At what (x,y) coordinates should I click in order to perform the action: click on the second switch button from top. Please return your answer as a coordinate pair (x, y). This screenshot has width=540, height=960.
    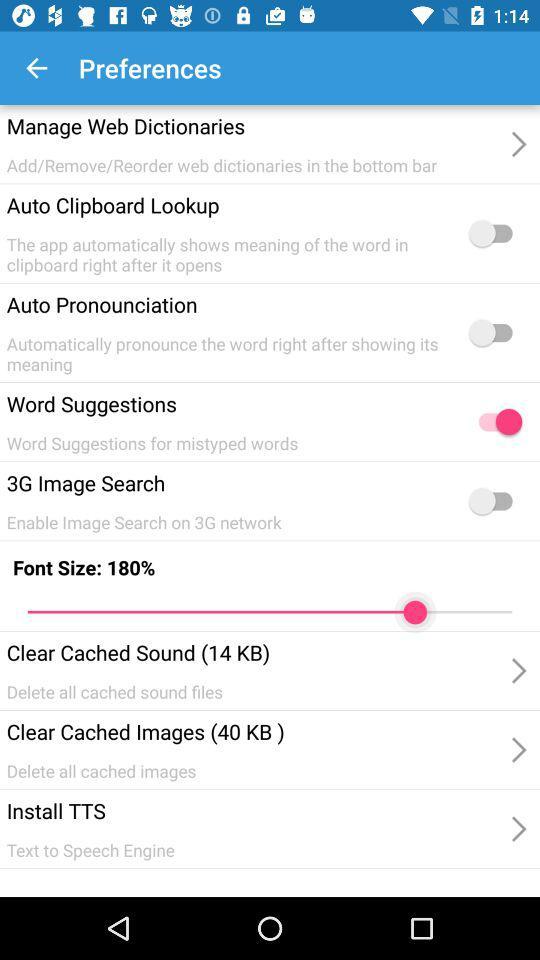
    Looking at the image, I should click on (494, 333).